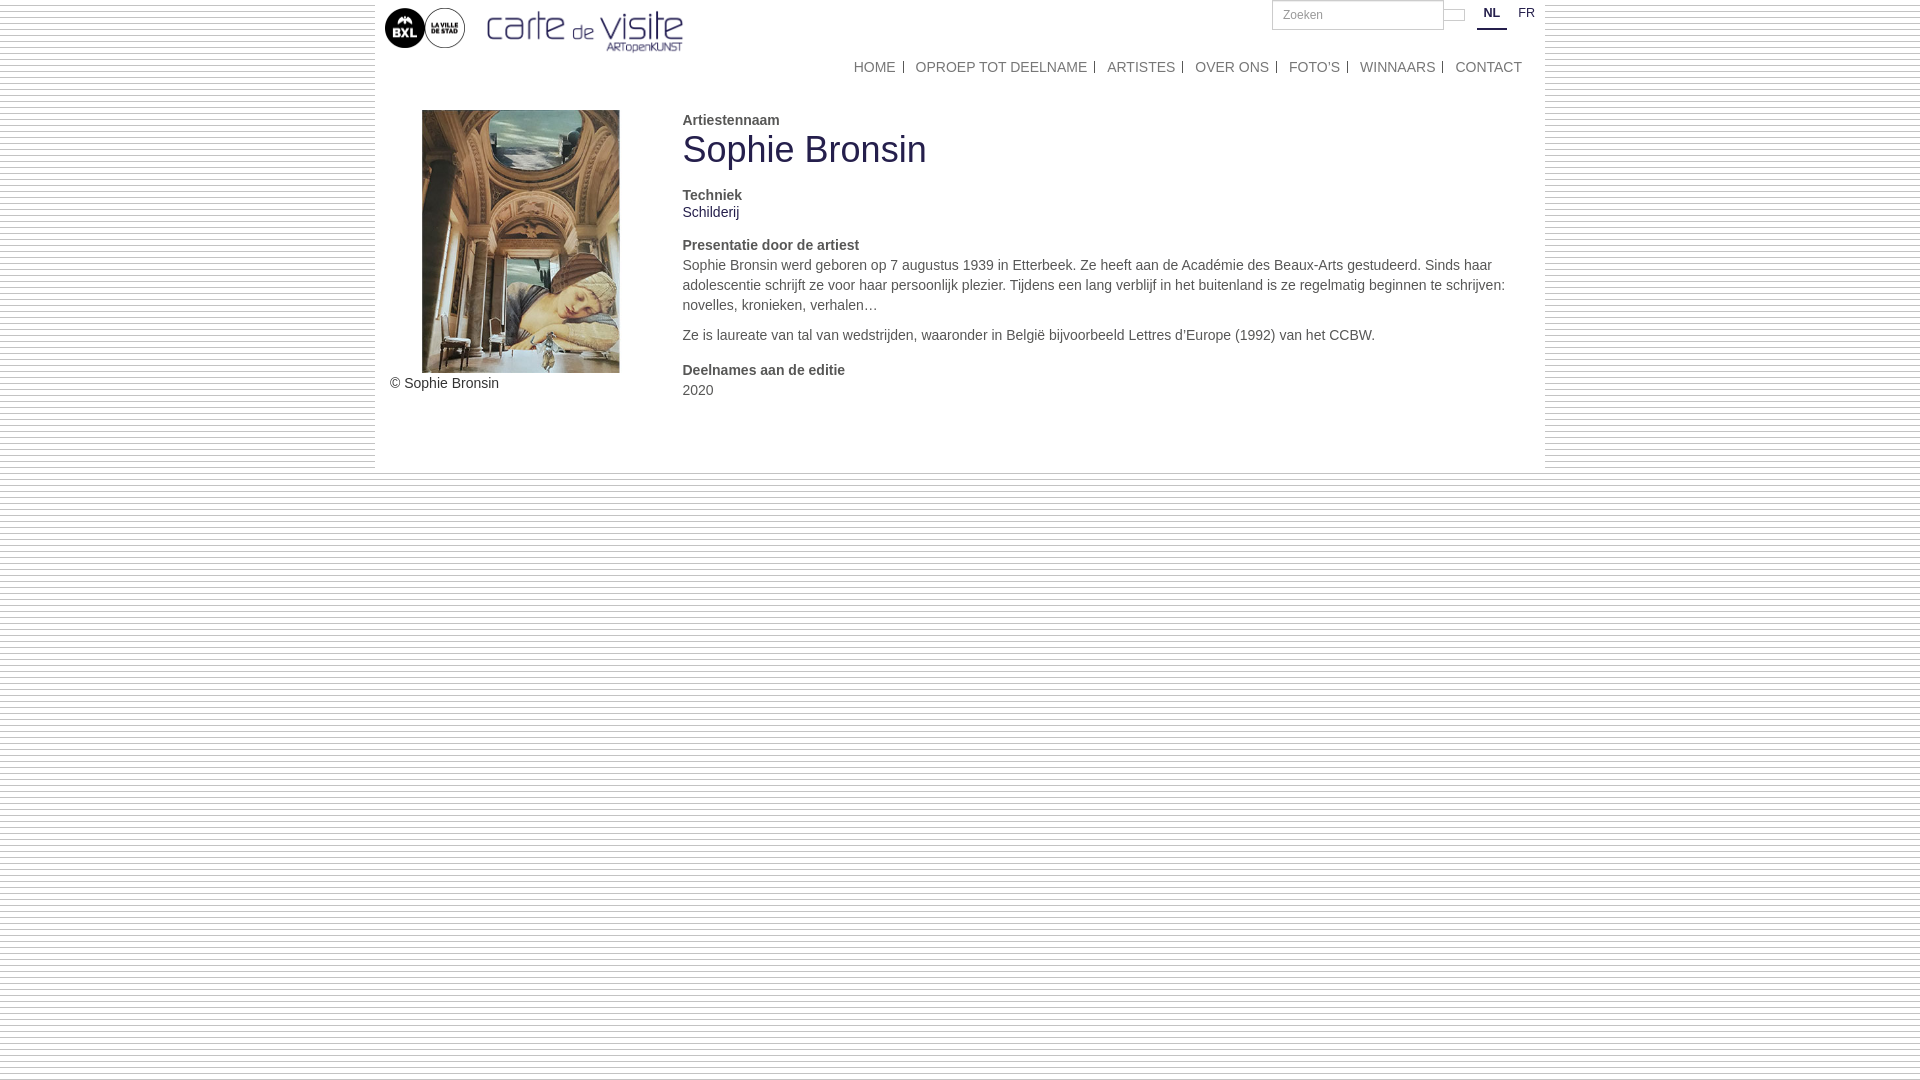 This screenshot has height=1080, width=1920. What do you see at coordinates (1141, 65) in the screenshot?
I see `'ARTISTES'` at bounding box center [1141, 65].